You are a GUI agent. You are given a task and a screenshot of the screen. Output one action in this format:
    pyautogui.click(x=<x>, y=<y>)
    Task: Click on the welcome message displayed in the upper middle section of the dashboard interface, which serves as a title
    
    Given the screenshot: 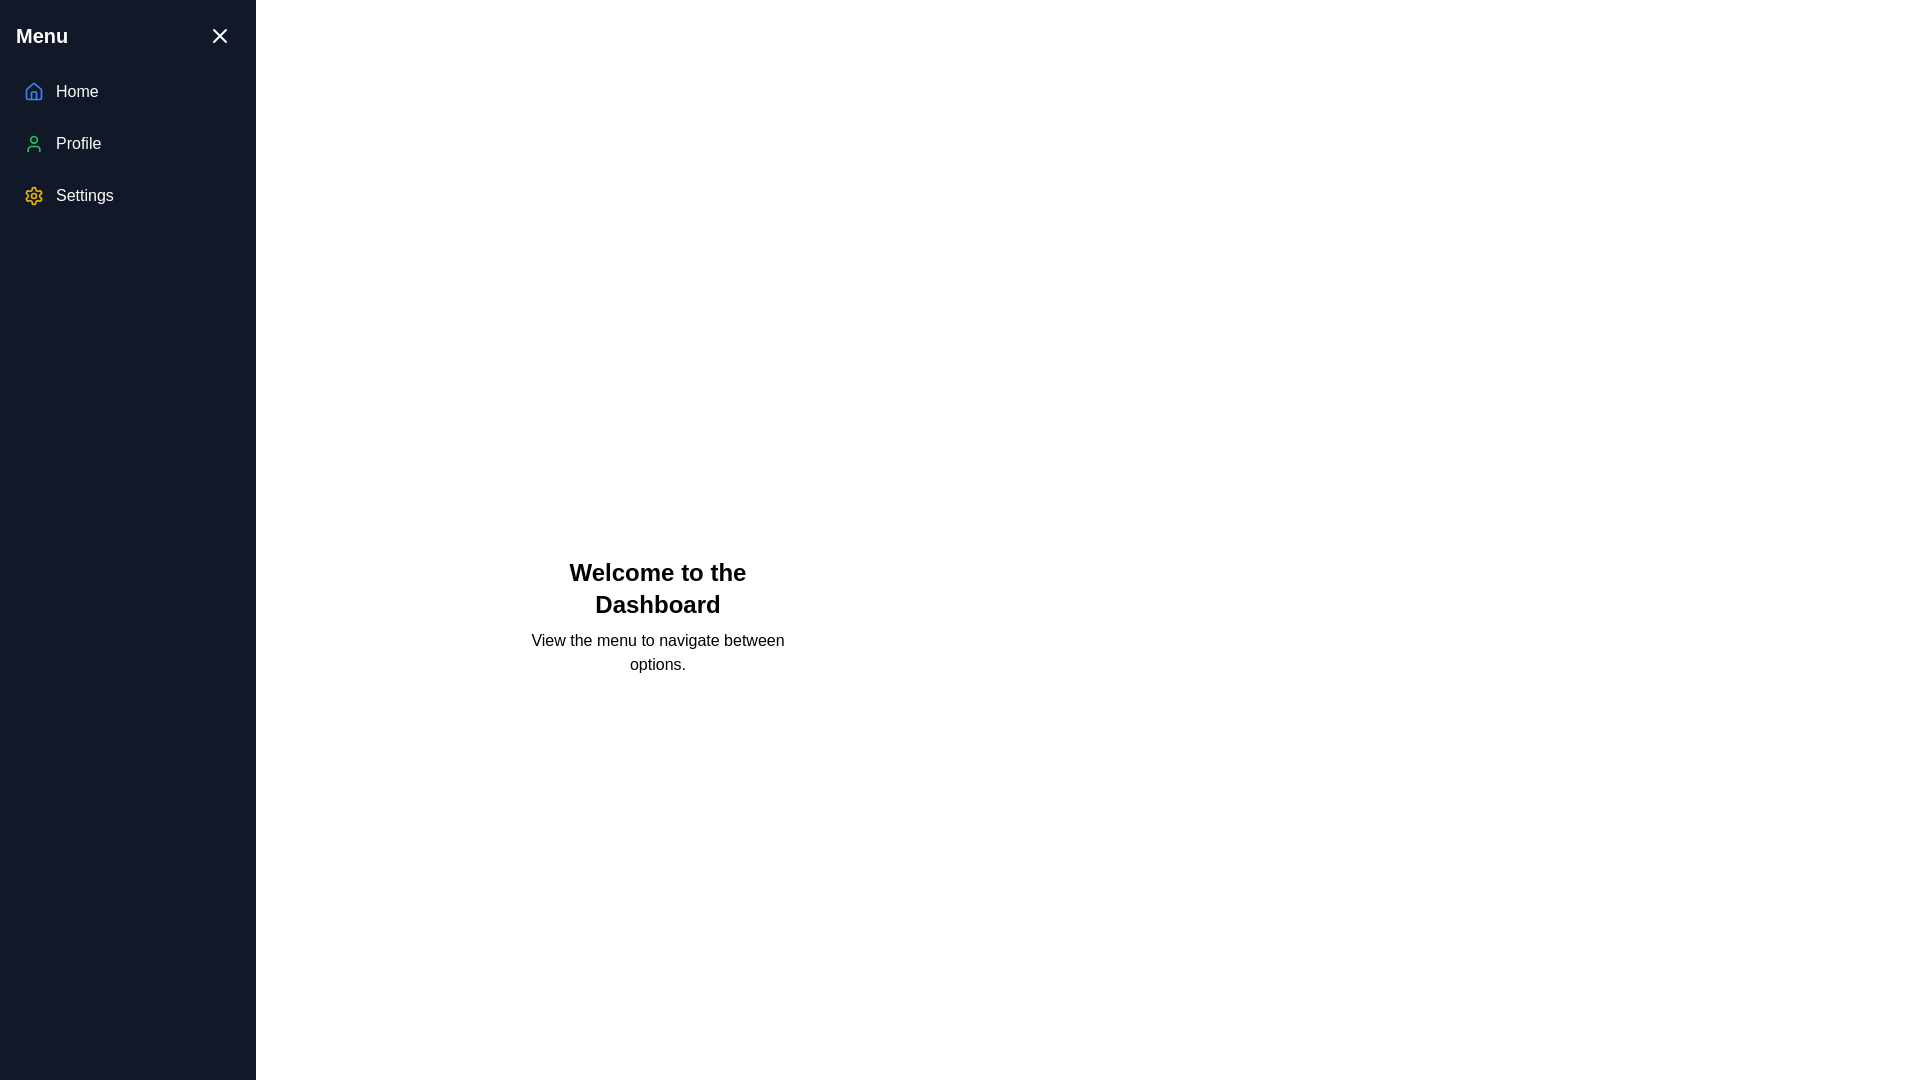 What is the action you would take?
    pyautogui.click(x=657, y=588)
    